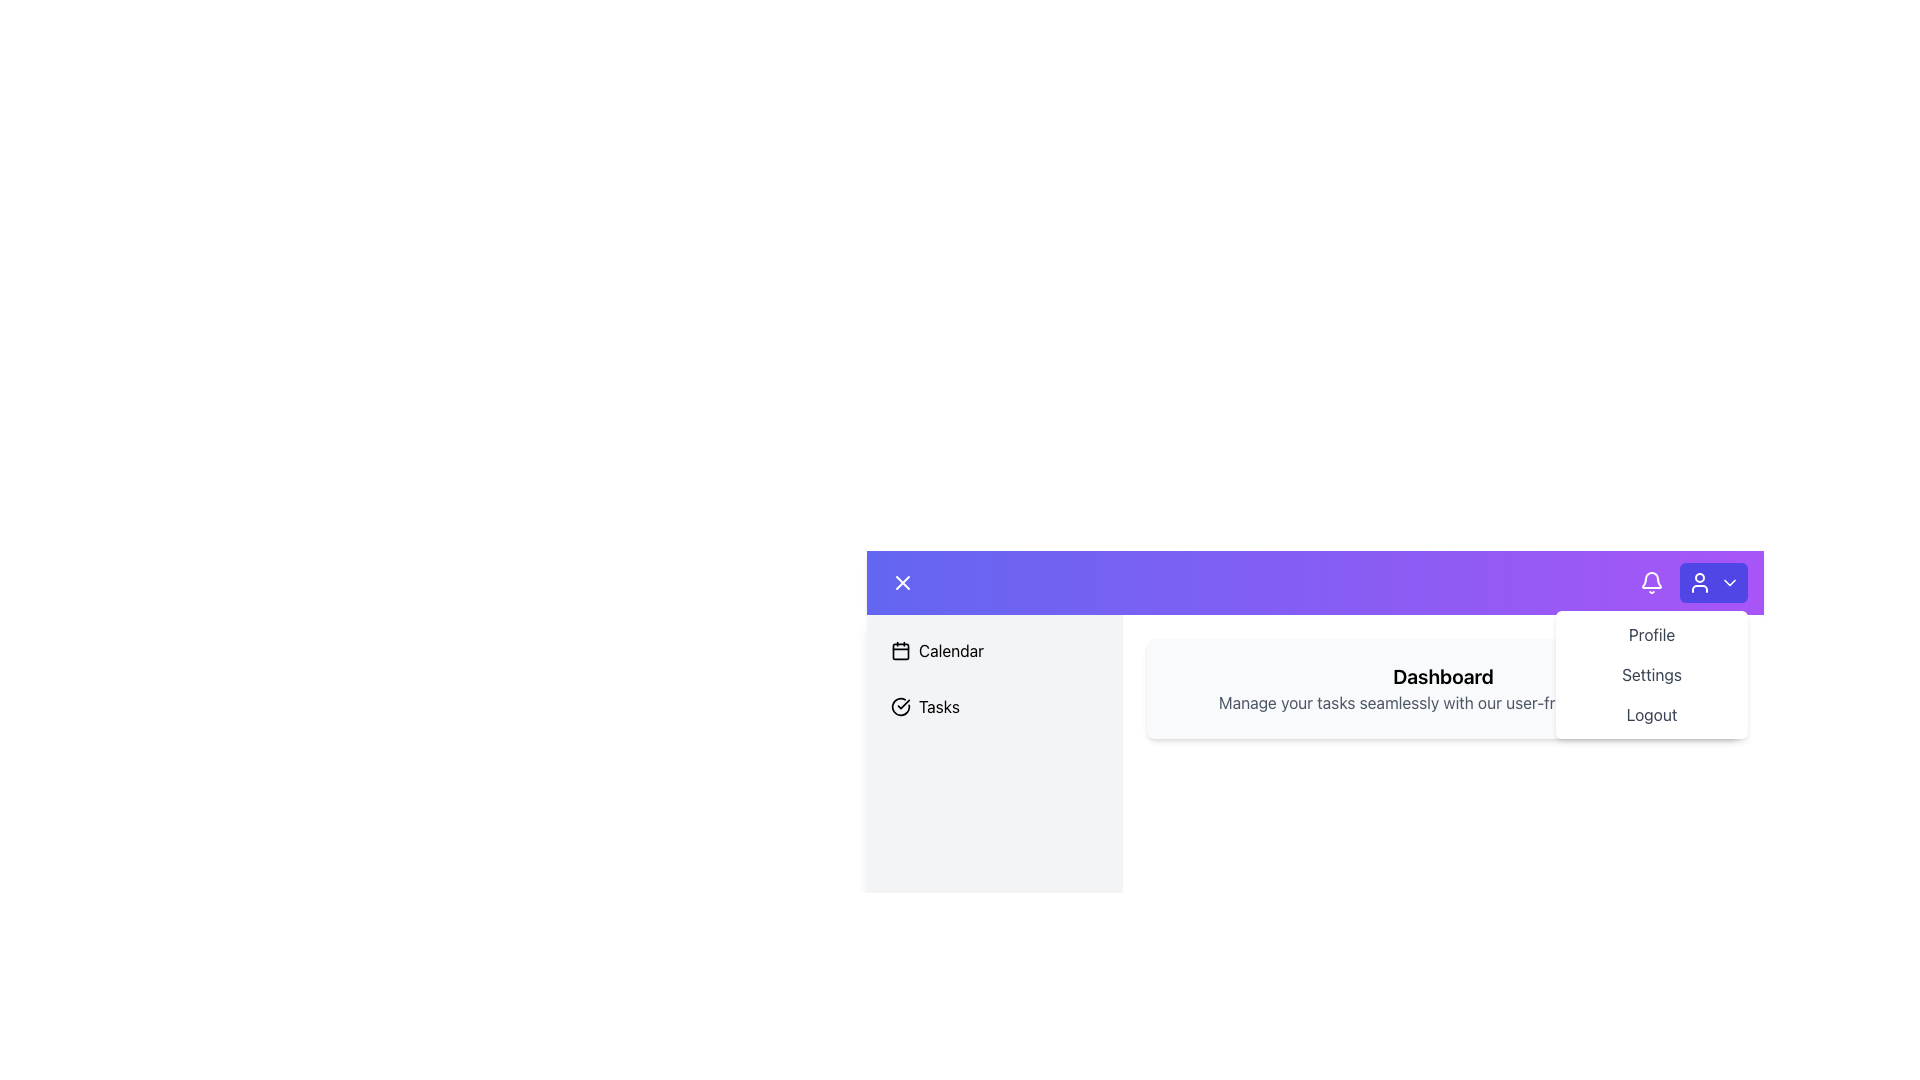 The image size is (1920, 1080). I want to click on the 'Settings' text-based menu item, which is the second option in the dropdown menu accessed from the top-right corner of the interface, so click(1651, 675).